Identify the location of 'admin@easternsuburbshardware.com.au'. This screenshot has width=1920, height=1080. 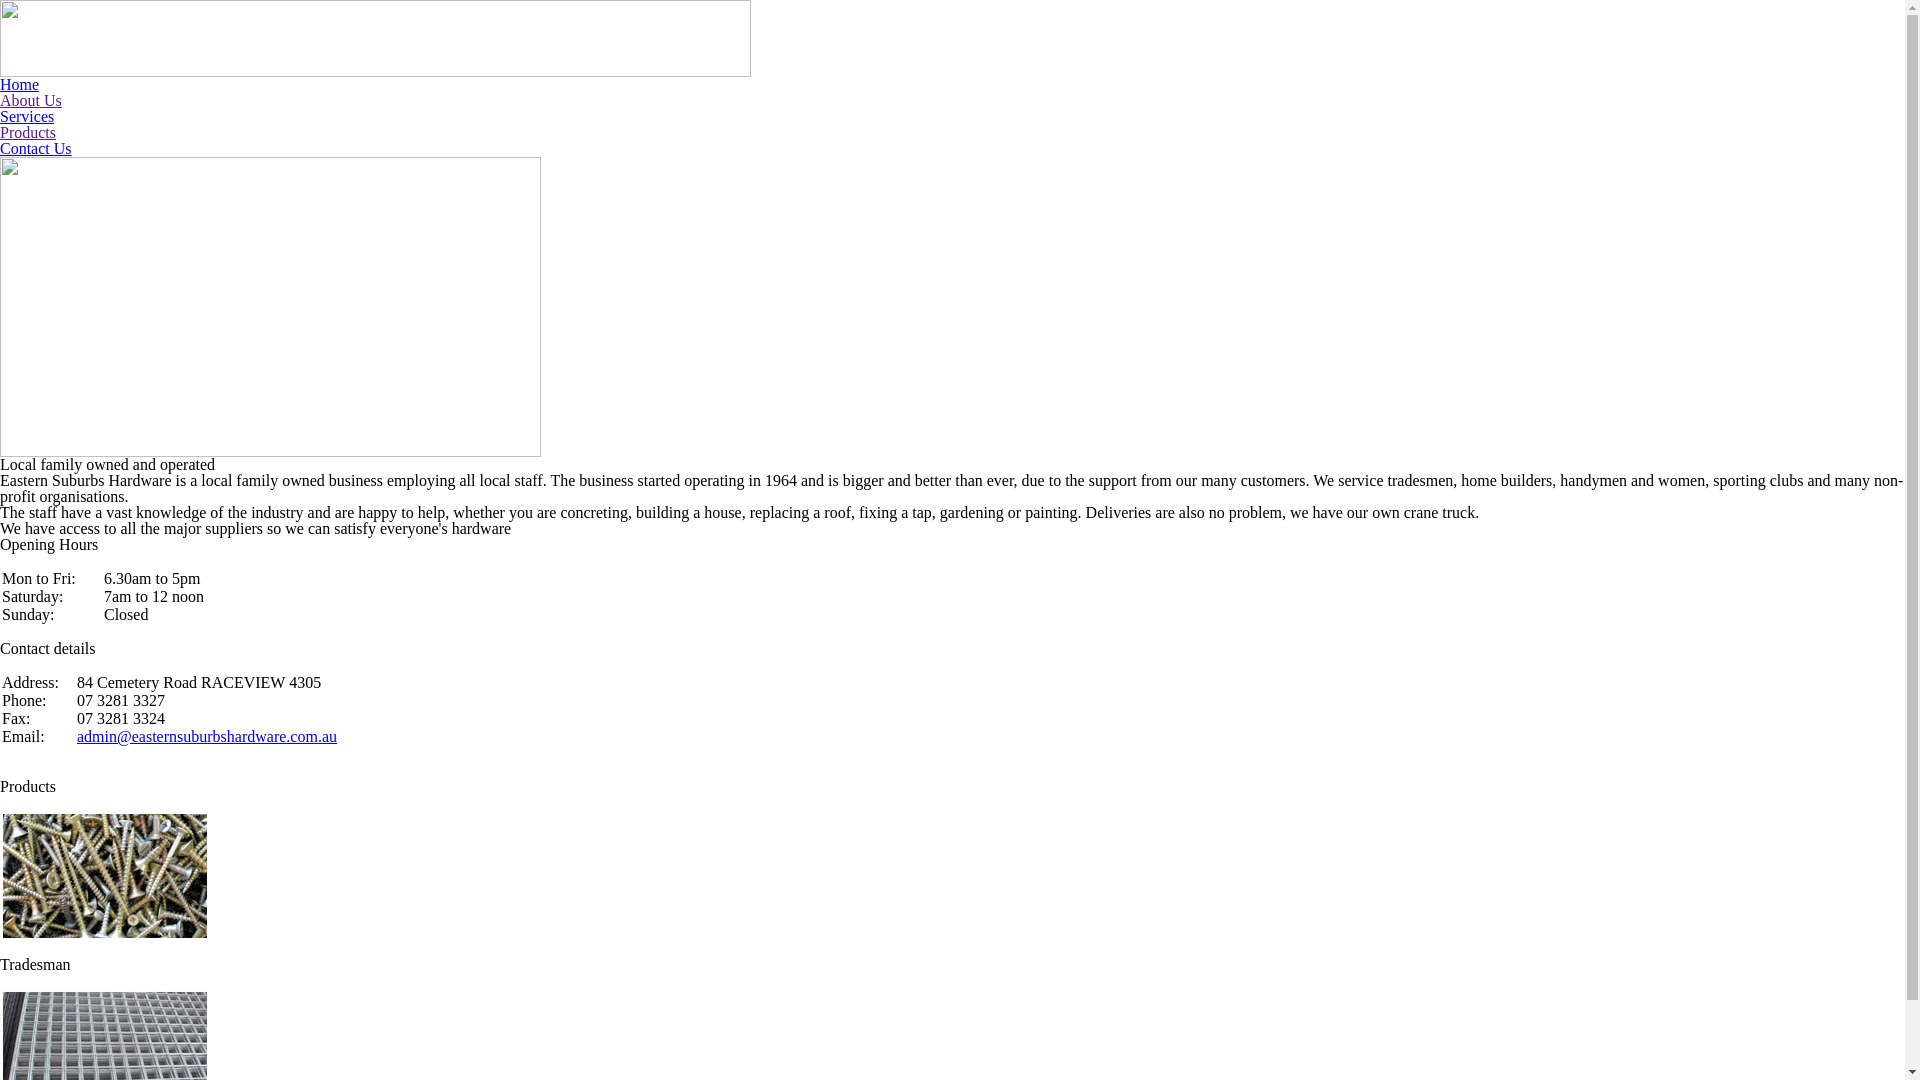
(76, 736).